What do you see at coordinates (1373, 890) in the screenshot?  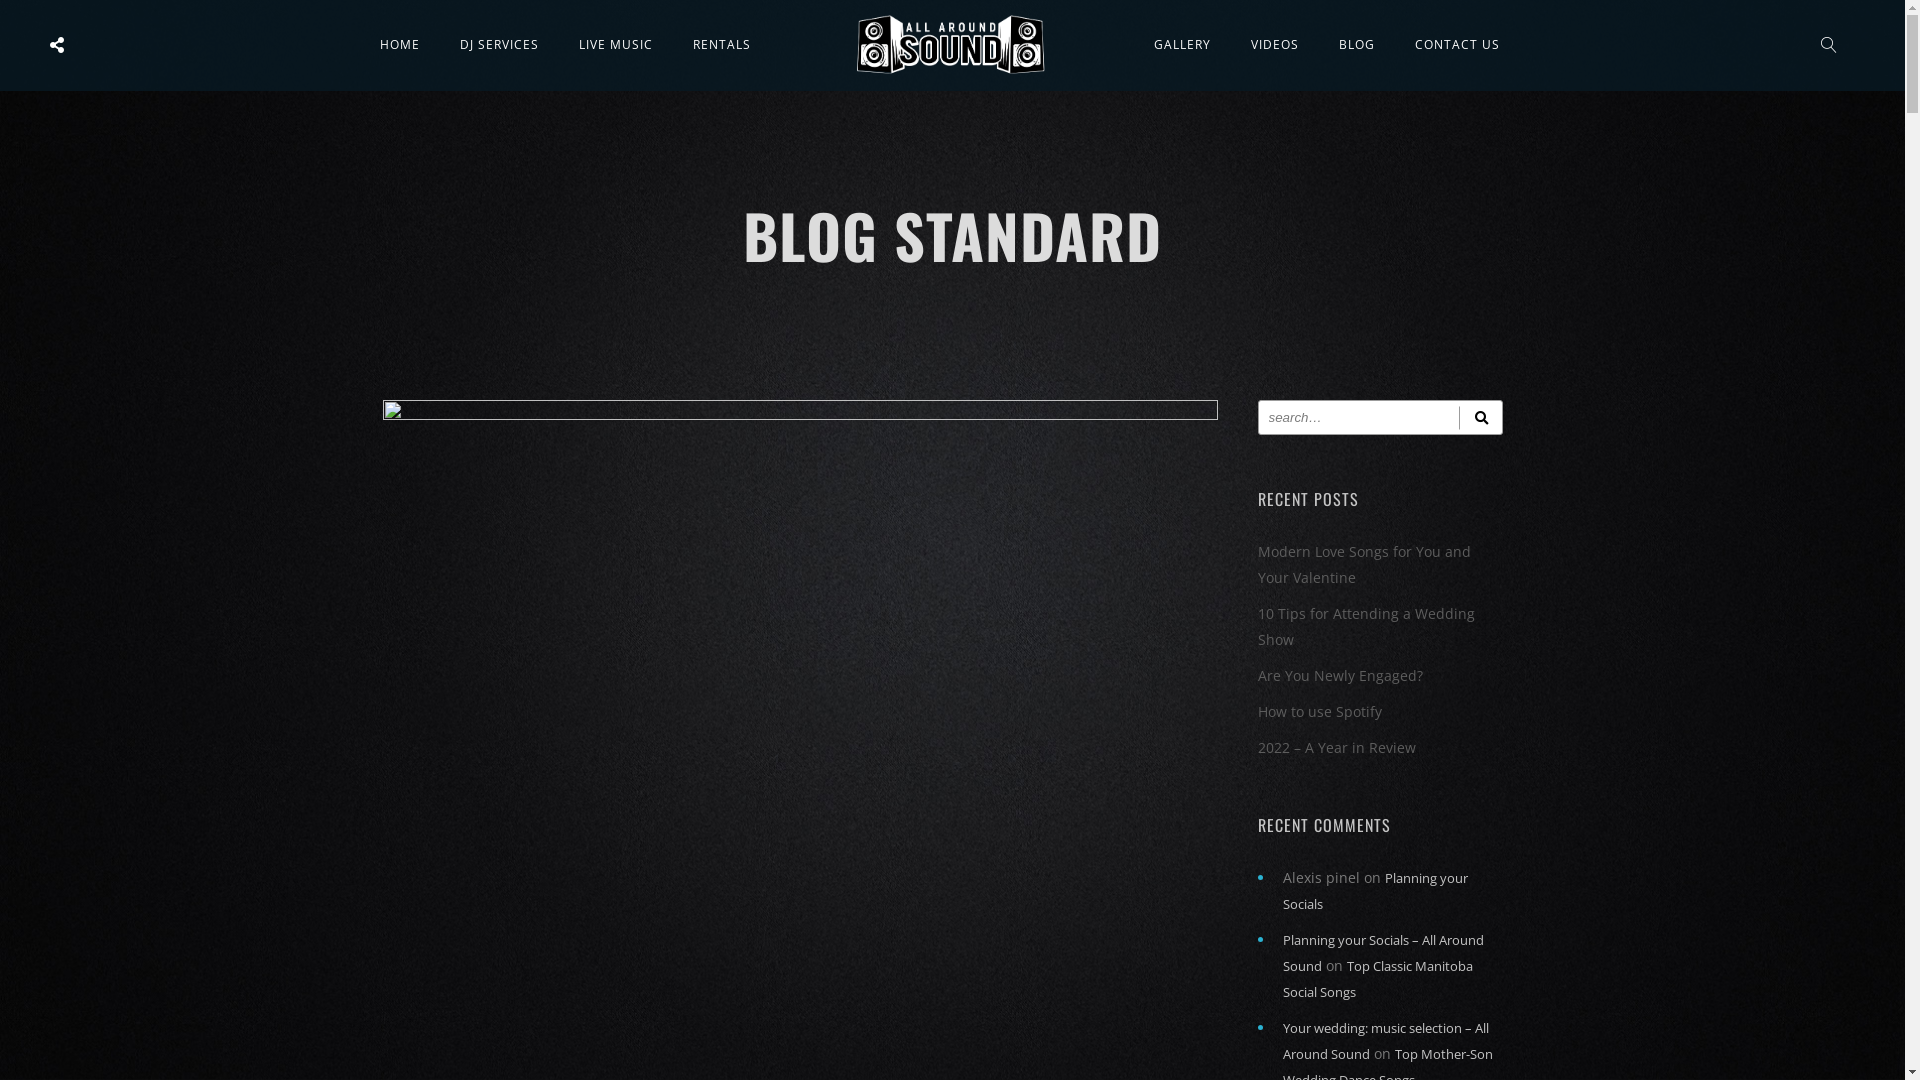 I see `'Planning your Socials'` at bounding box center [1373, 890].